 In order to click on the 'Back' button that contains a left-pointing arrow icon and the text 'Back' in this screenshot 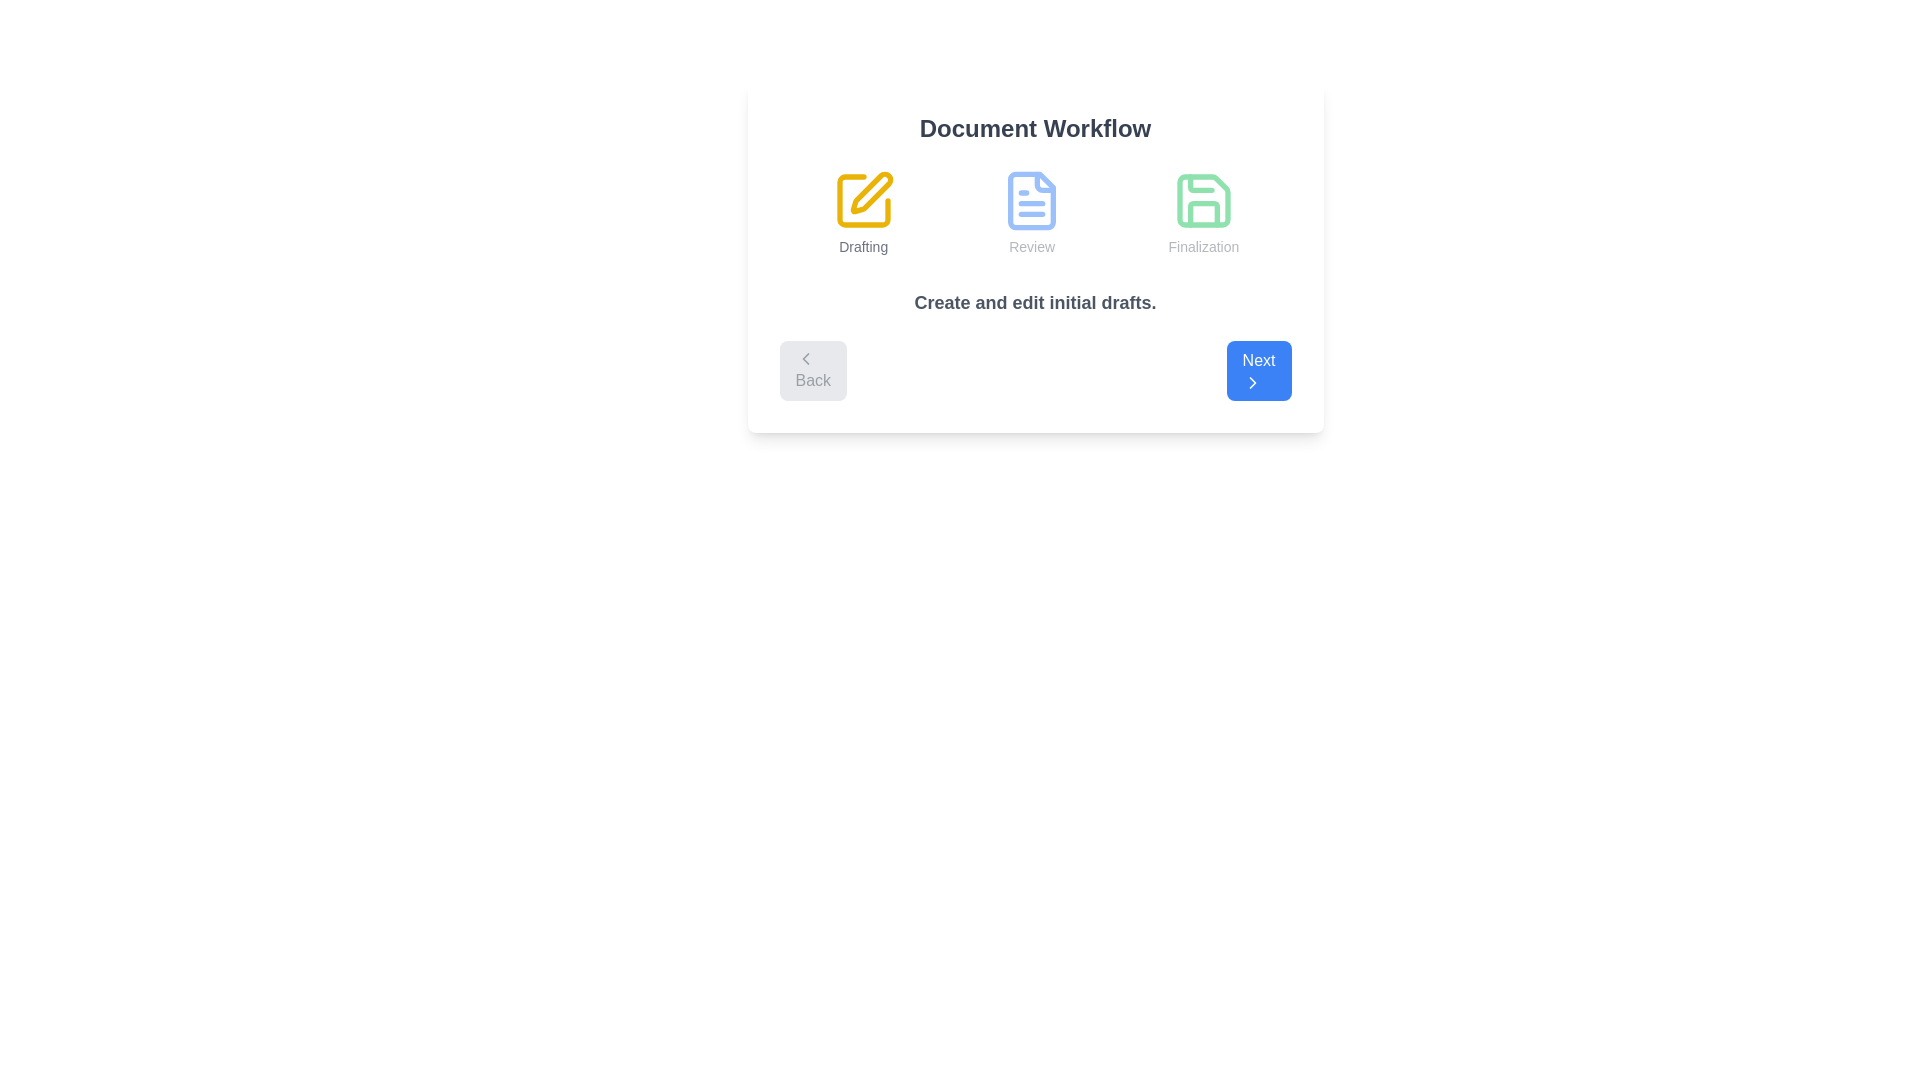, I will do `click(805, 357)`.